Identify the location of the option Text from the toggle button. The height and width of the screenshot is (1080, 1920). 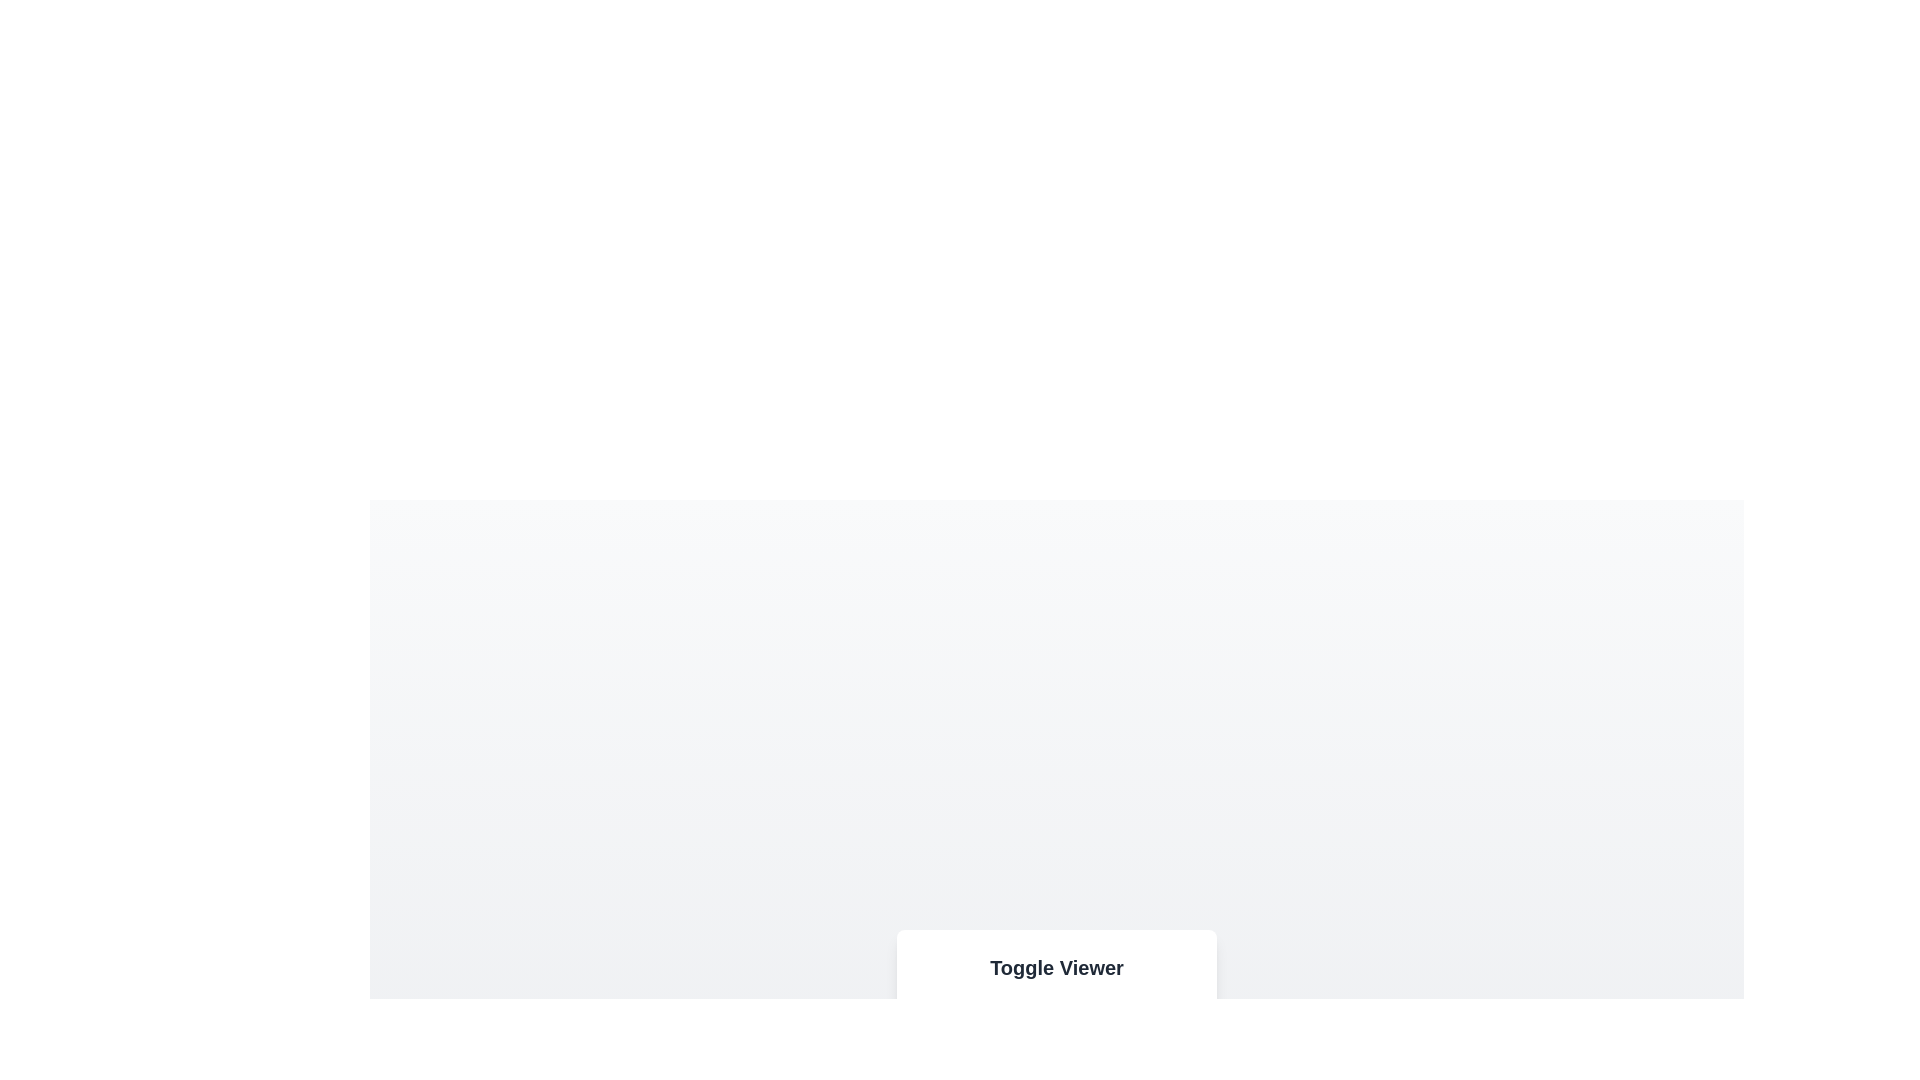
(1173, 1040).